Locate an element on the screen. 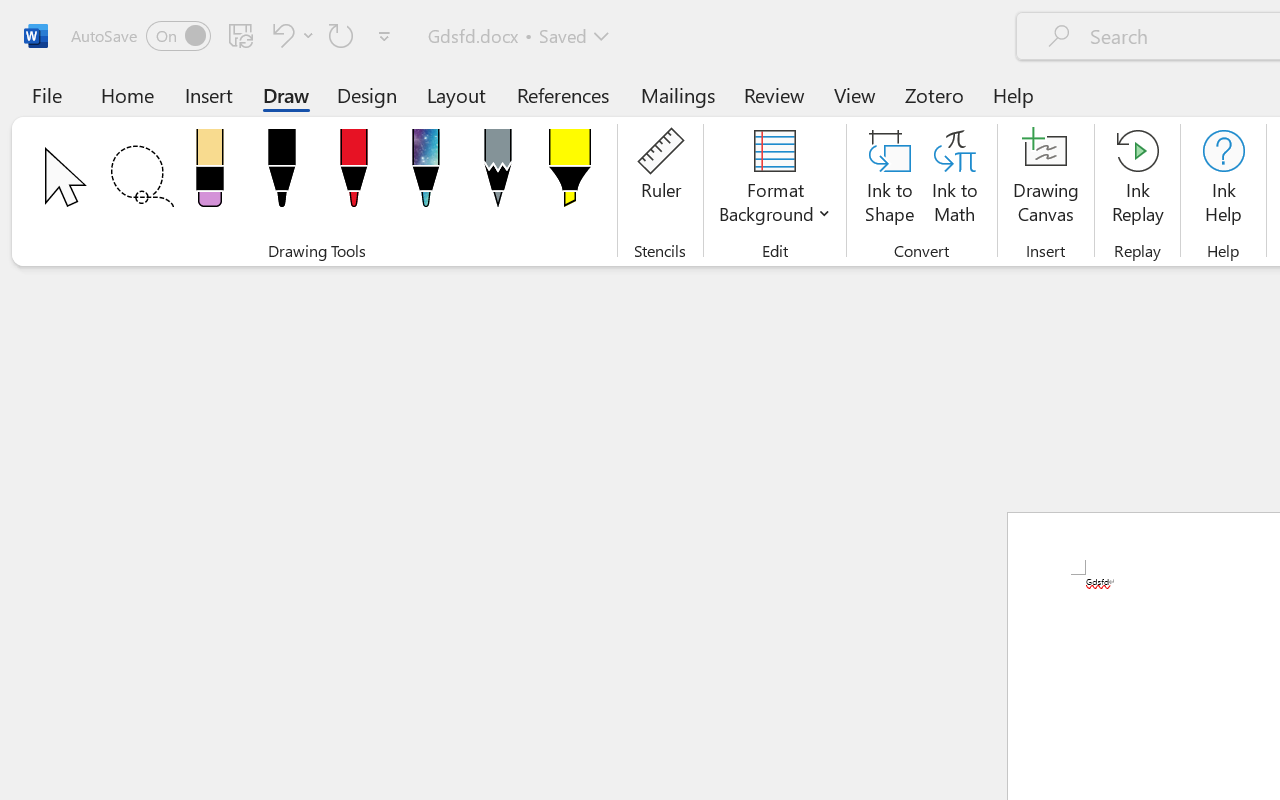  'Ink Help' is located at coordinates (1222, 179).